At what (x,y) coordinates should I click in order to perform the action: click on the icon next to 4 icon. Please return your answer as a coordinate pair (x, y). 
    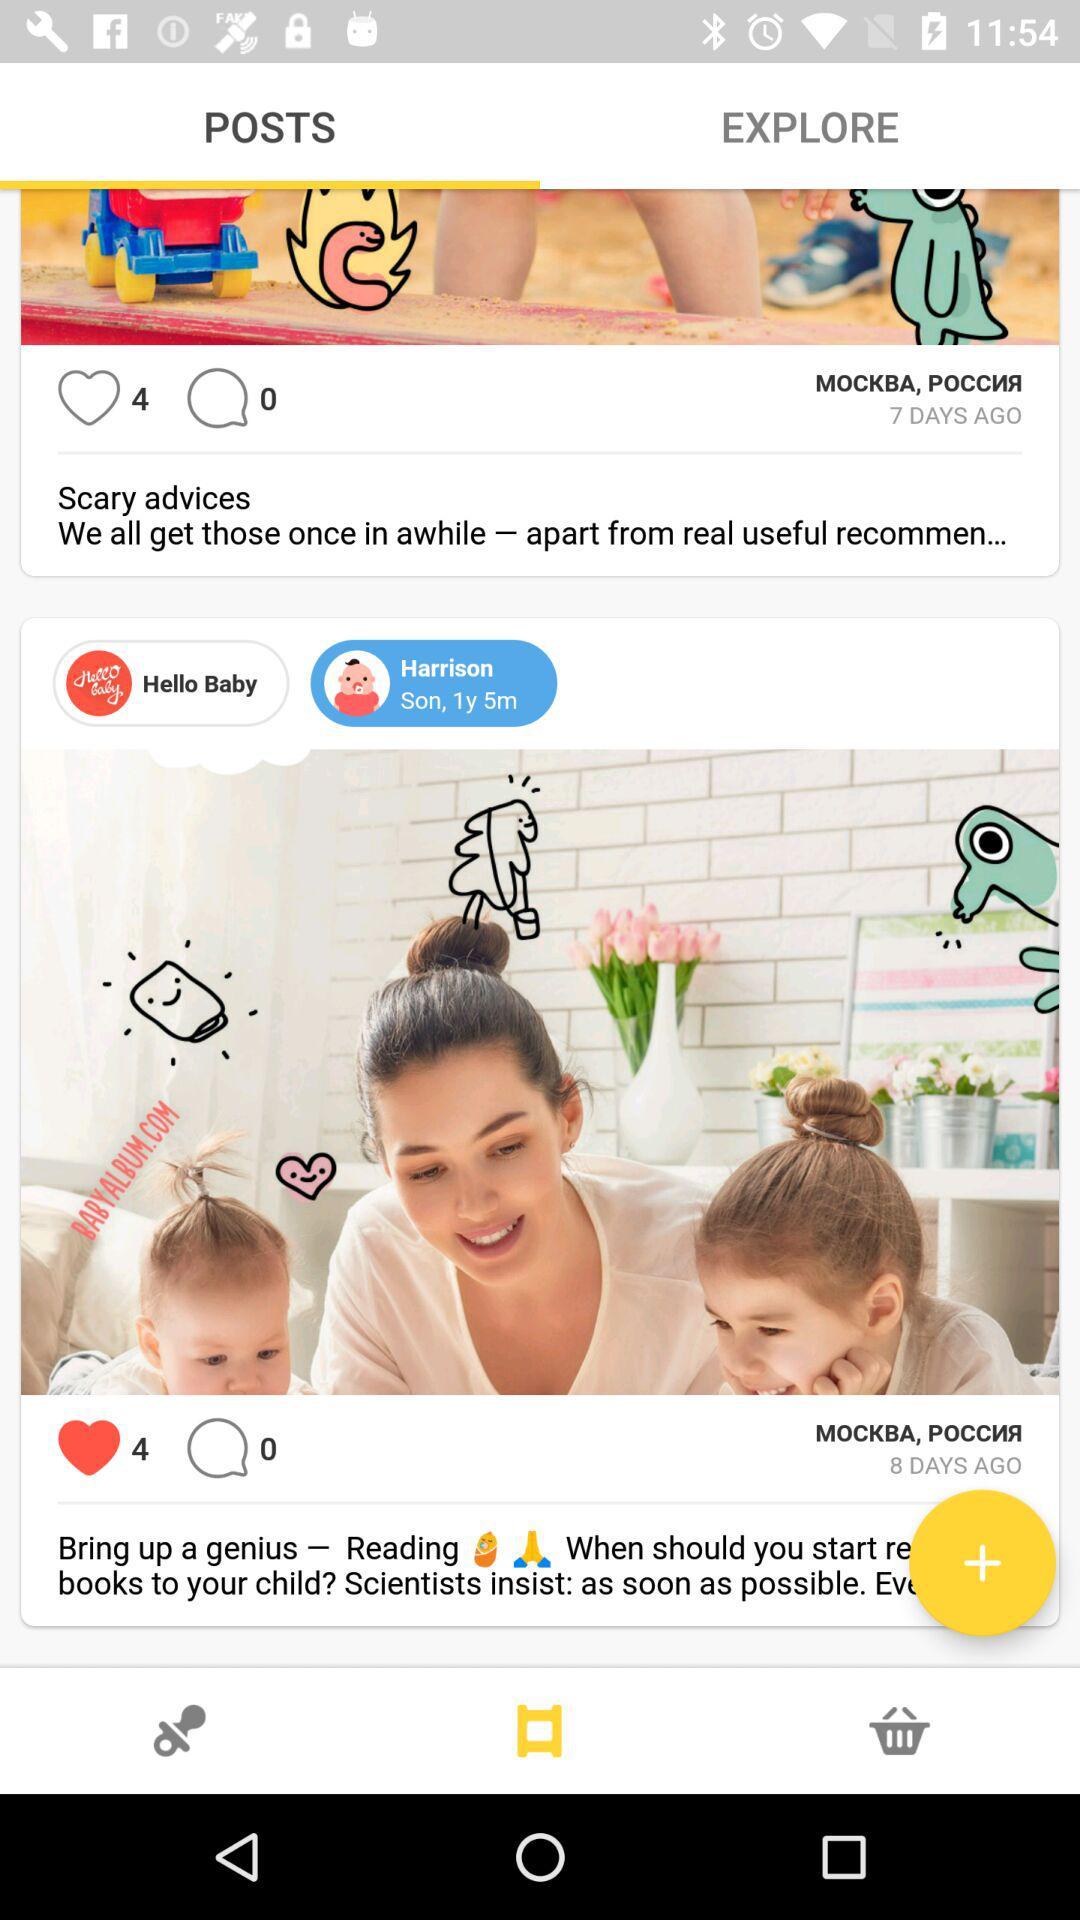
    Looking at the image, I should click on (88, 398).